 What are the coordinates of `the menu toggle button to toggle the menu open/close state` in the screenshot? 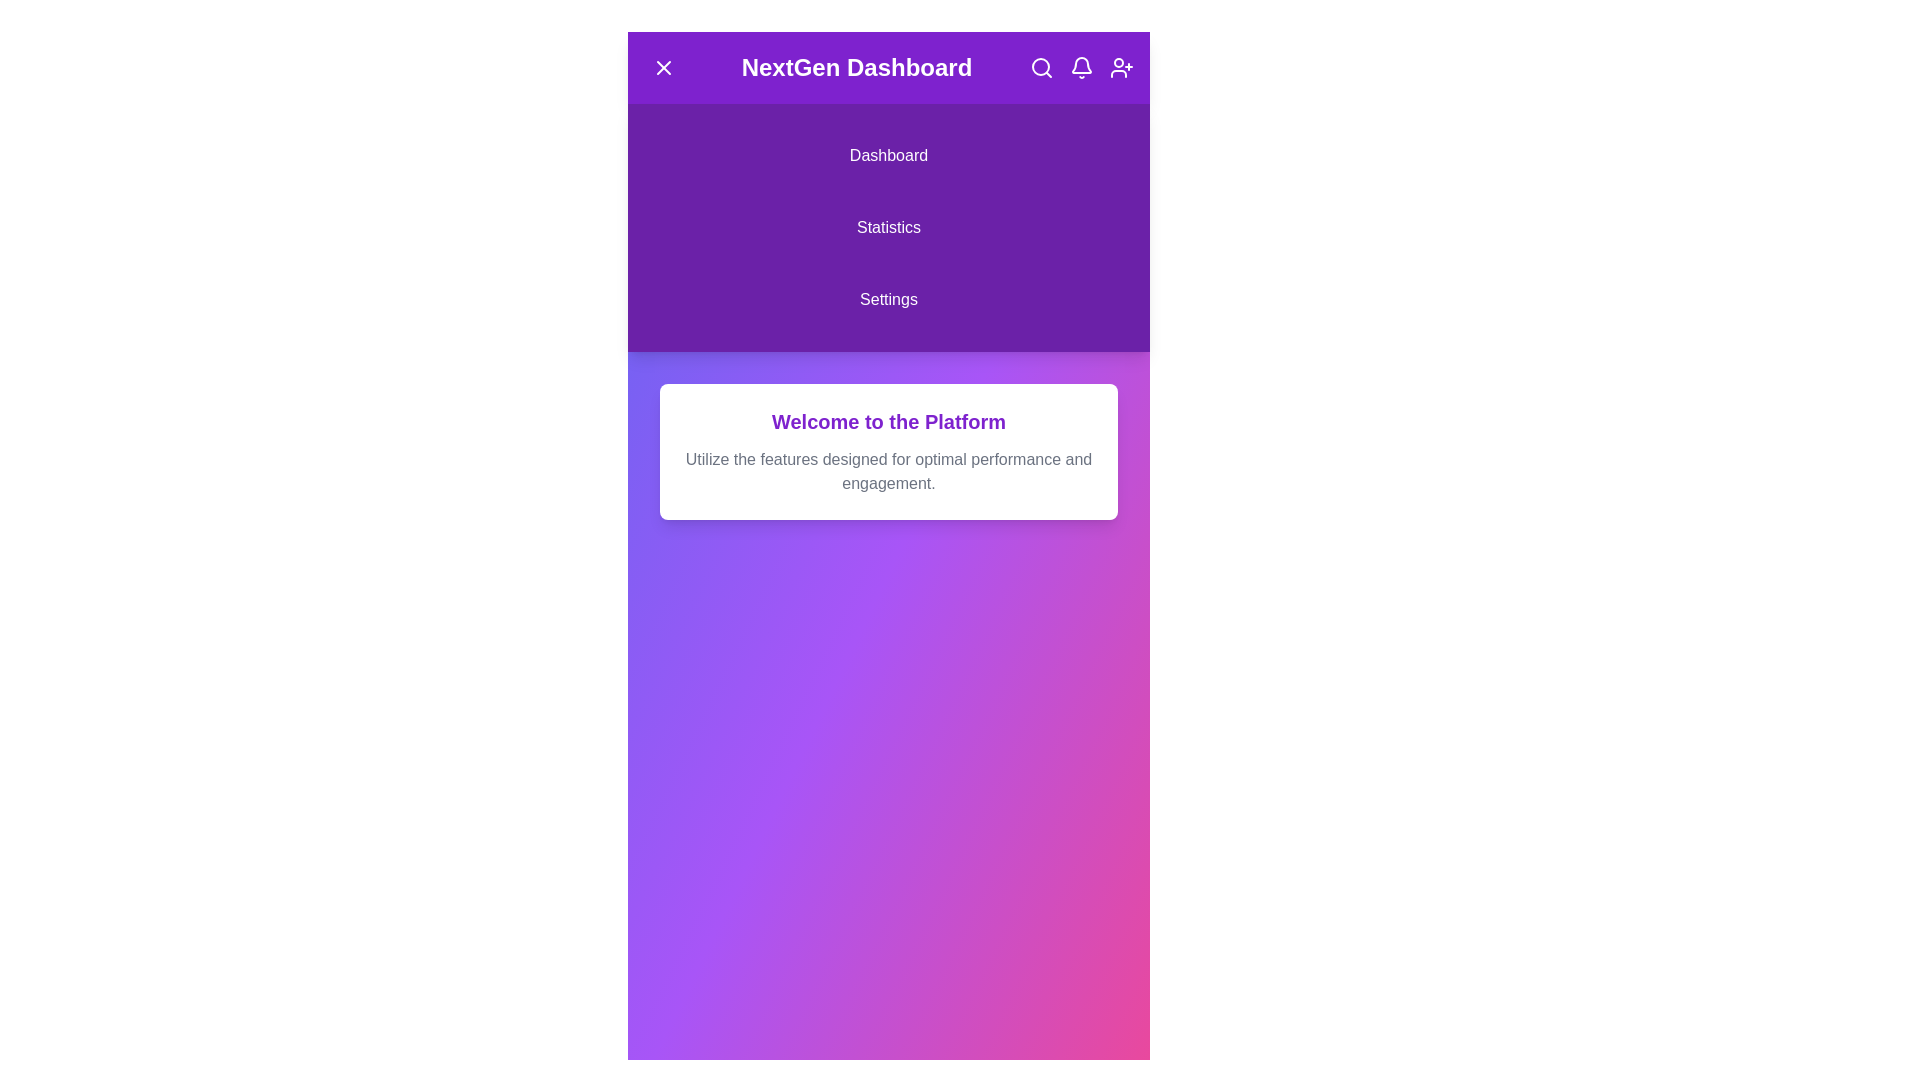 It's located at (663, 67).